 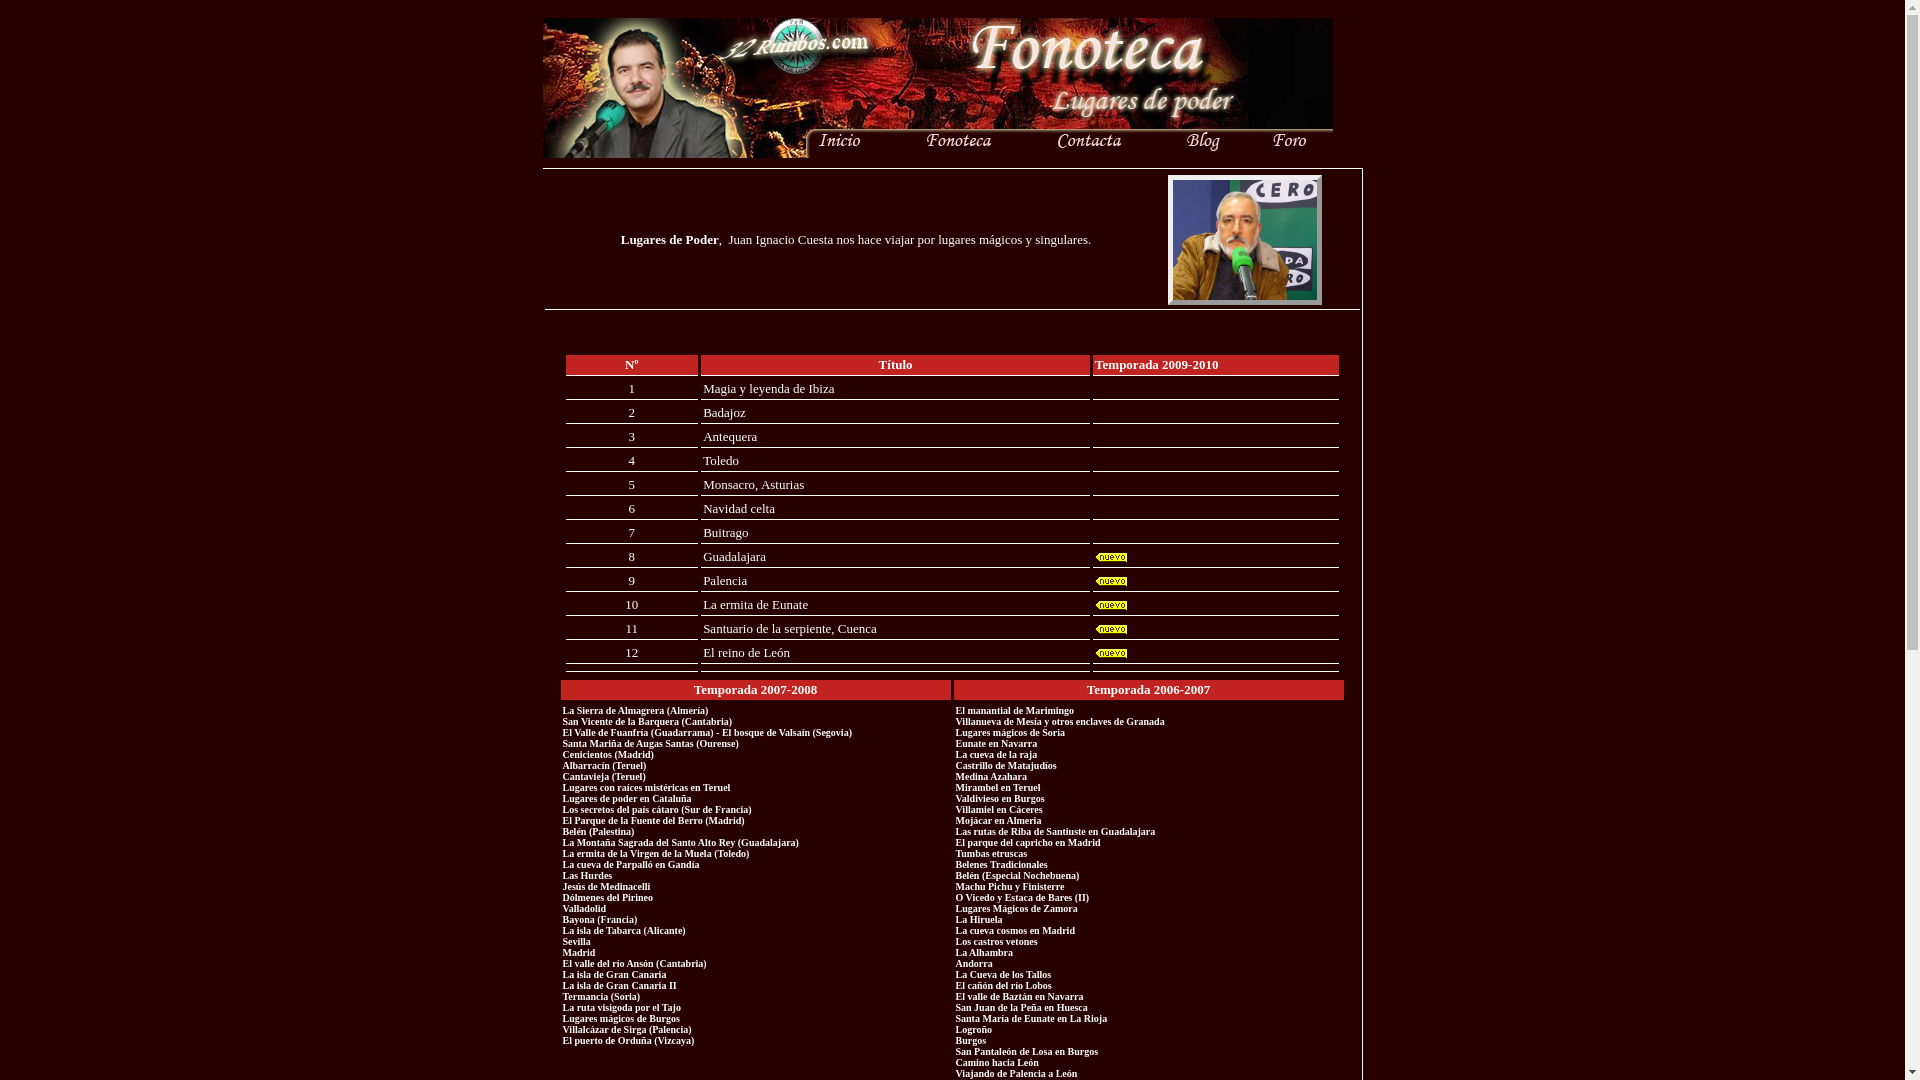 I want to click on 'Guadalajara', so click(x=733, y=556).